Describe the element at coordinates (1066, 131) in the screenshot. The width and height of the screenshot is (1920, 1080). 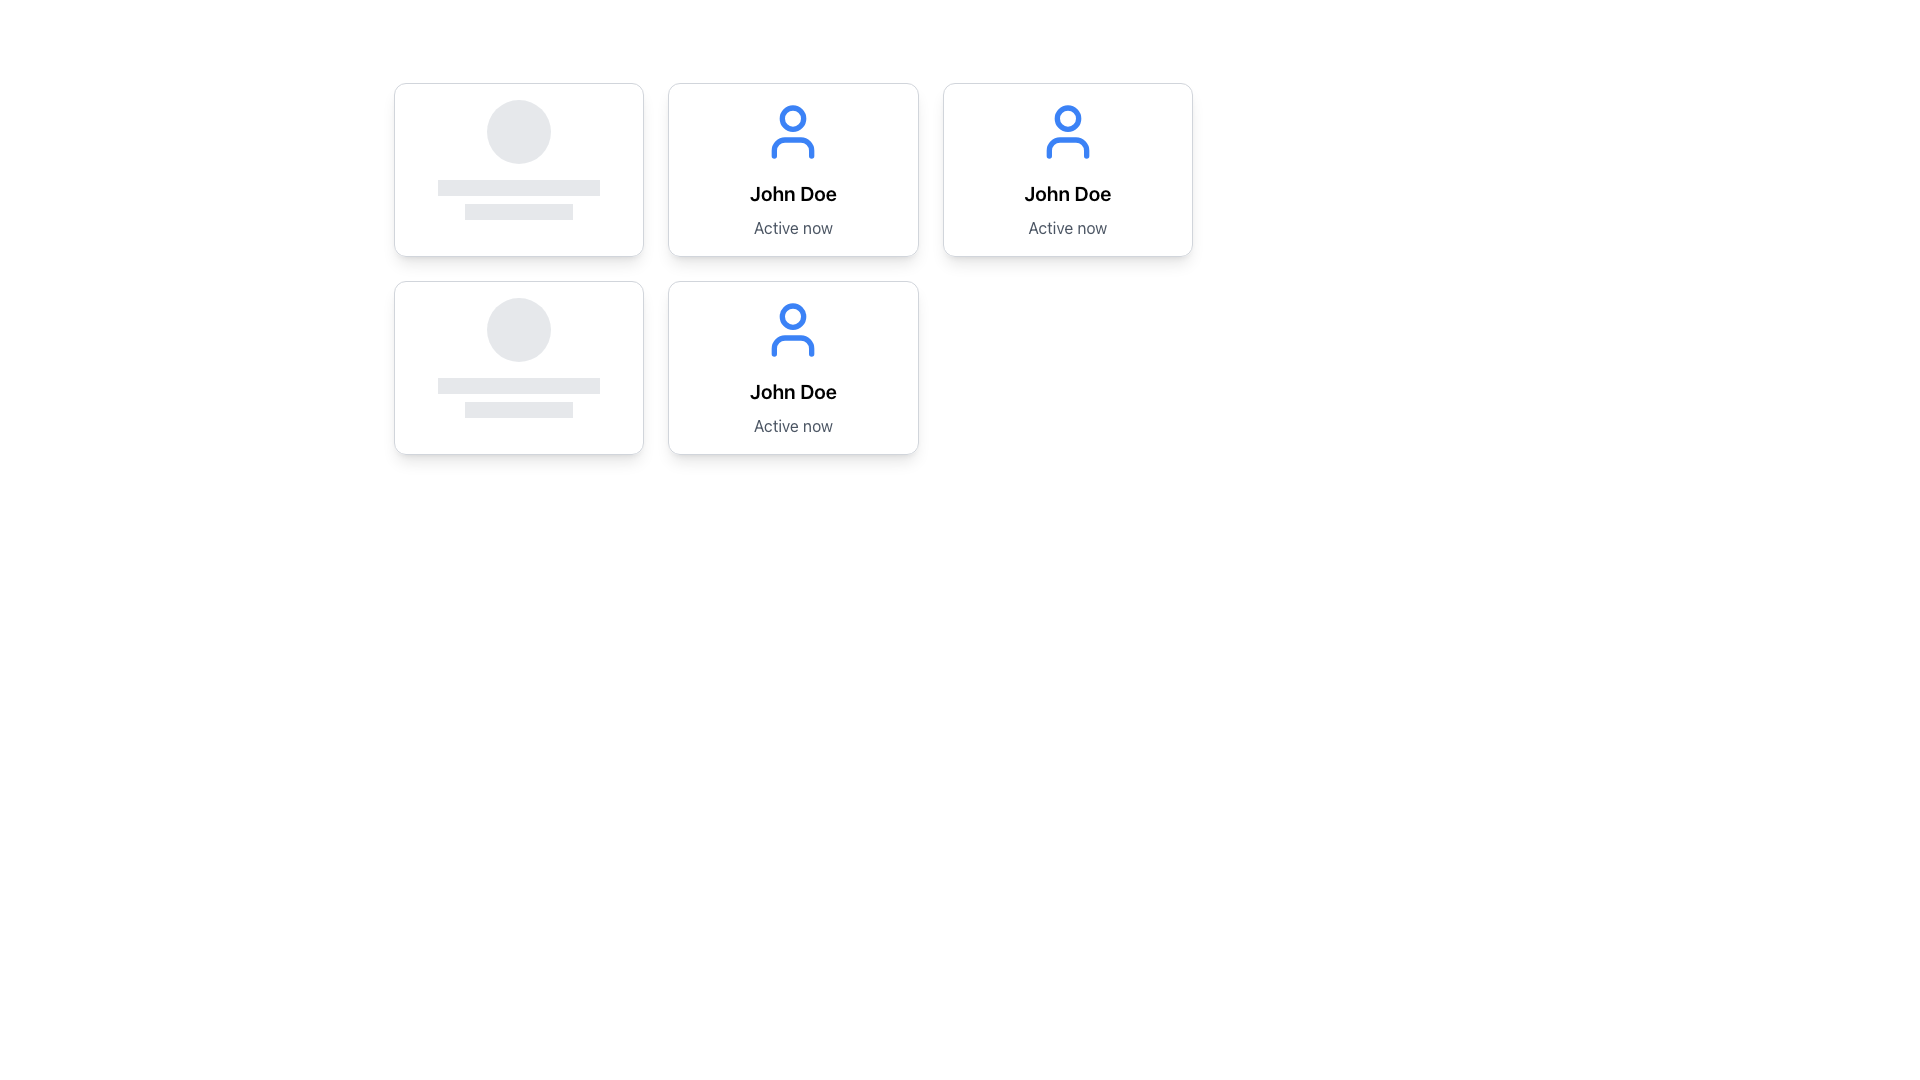
I see `the user profile icon resembling a user silhouette, which is located at the top-center of the 'John Doe' card labeled 'Active now'` at that location.